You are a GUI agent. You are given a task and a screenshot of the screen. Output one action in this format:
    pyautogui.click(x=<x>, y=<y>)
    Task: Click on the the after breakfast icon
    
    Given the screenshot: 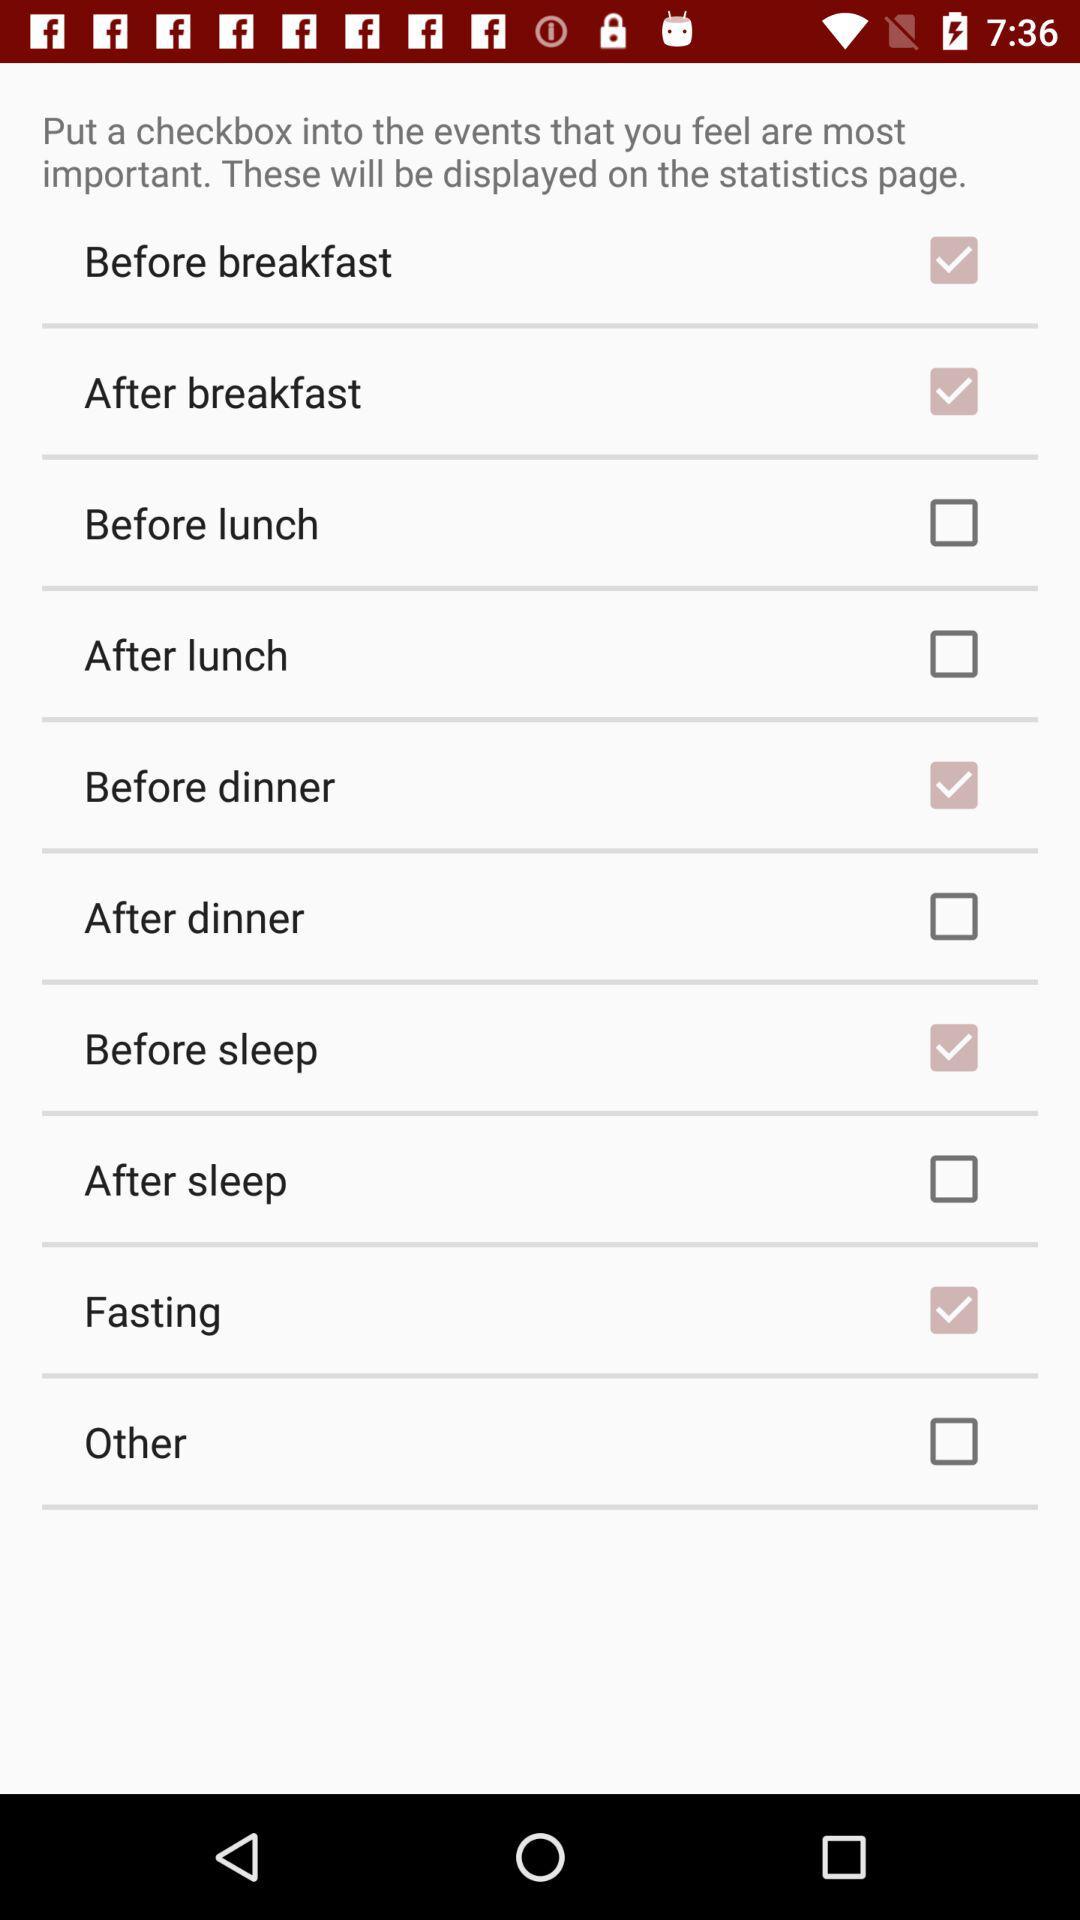 What is the action you would take?
    pyautogui.click(x=540, y=391)
    